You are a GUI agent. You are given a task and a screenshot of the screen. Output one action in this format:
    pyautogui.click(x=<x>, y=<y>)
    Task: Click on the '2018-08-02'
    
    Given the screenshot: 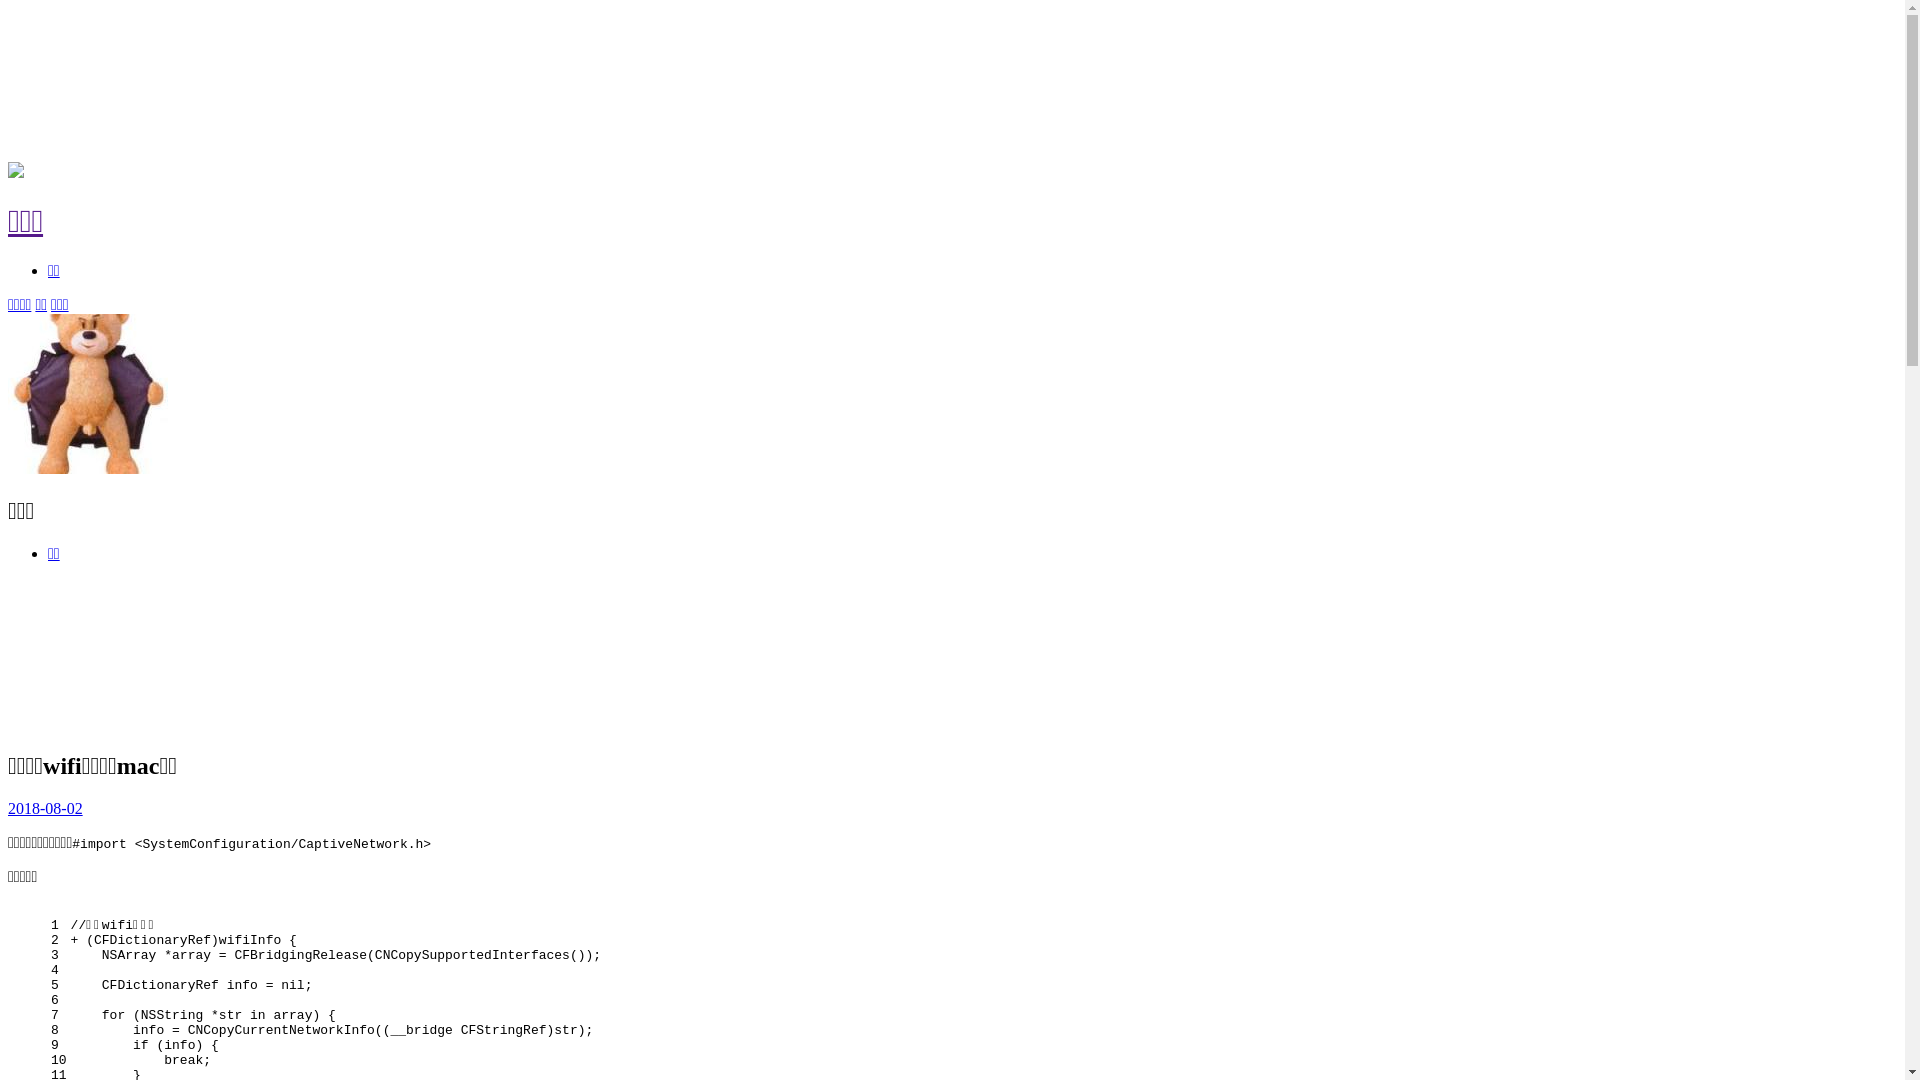 What is the action you would take?
    pyautogui.click(x=8, y=807)
    